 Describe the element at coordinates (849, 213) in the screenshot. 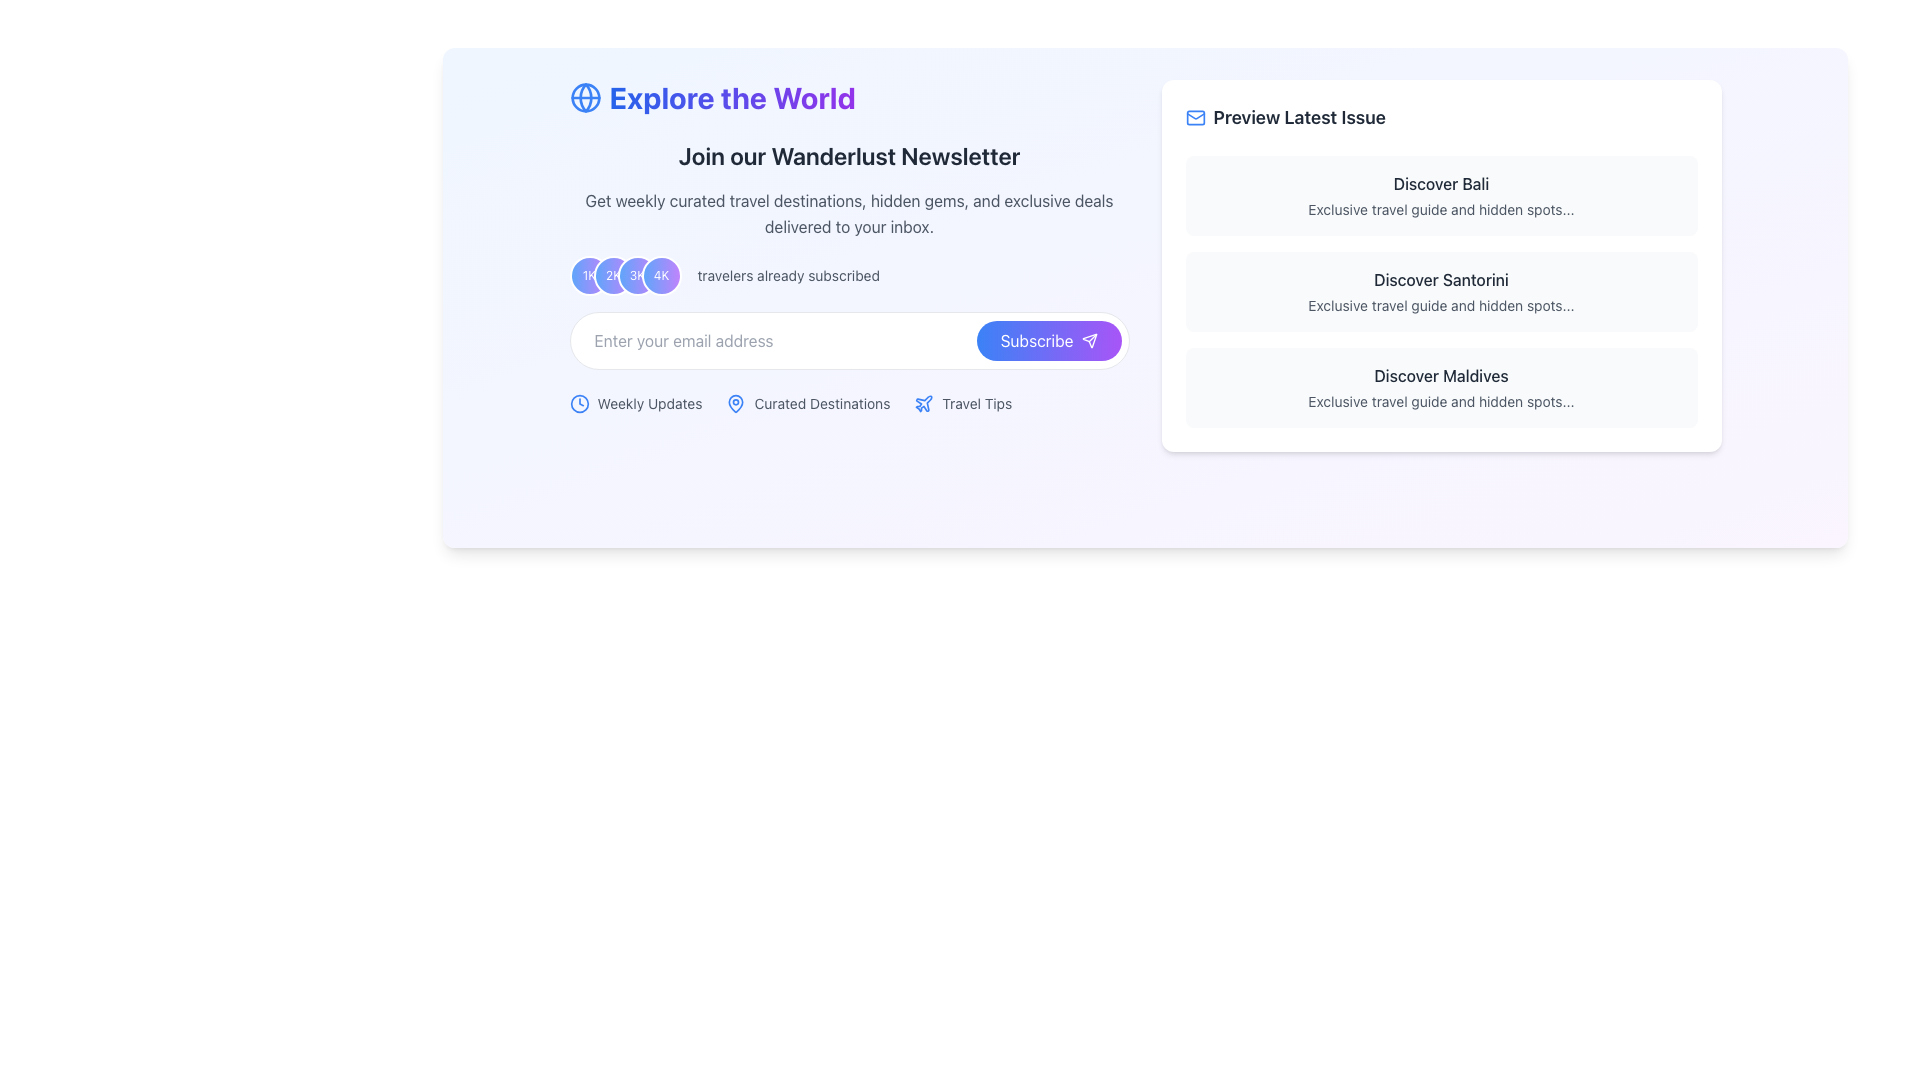

I see `the descriptive text block that provides details about the benefits of subscribing to the newsletter, located below the heading 'Join our Wanderlust Newsletter.'` at that location.